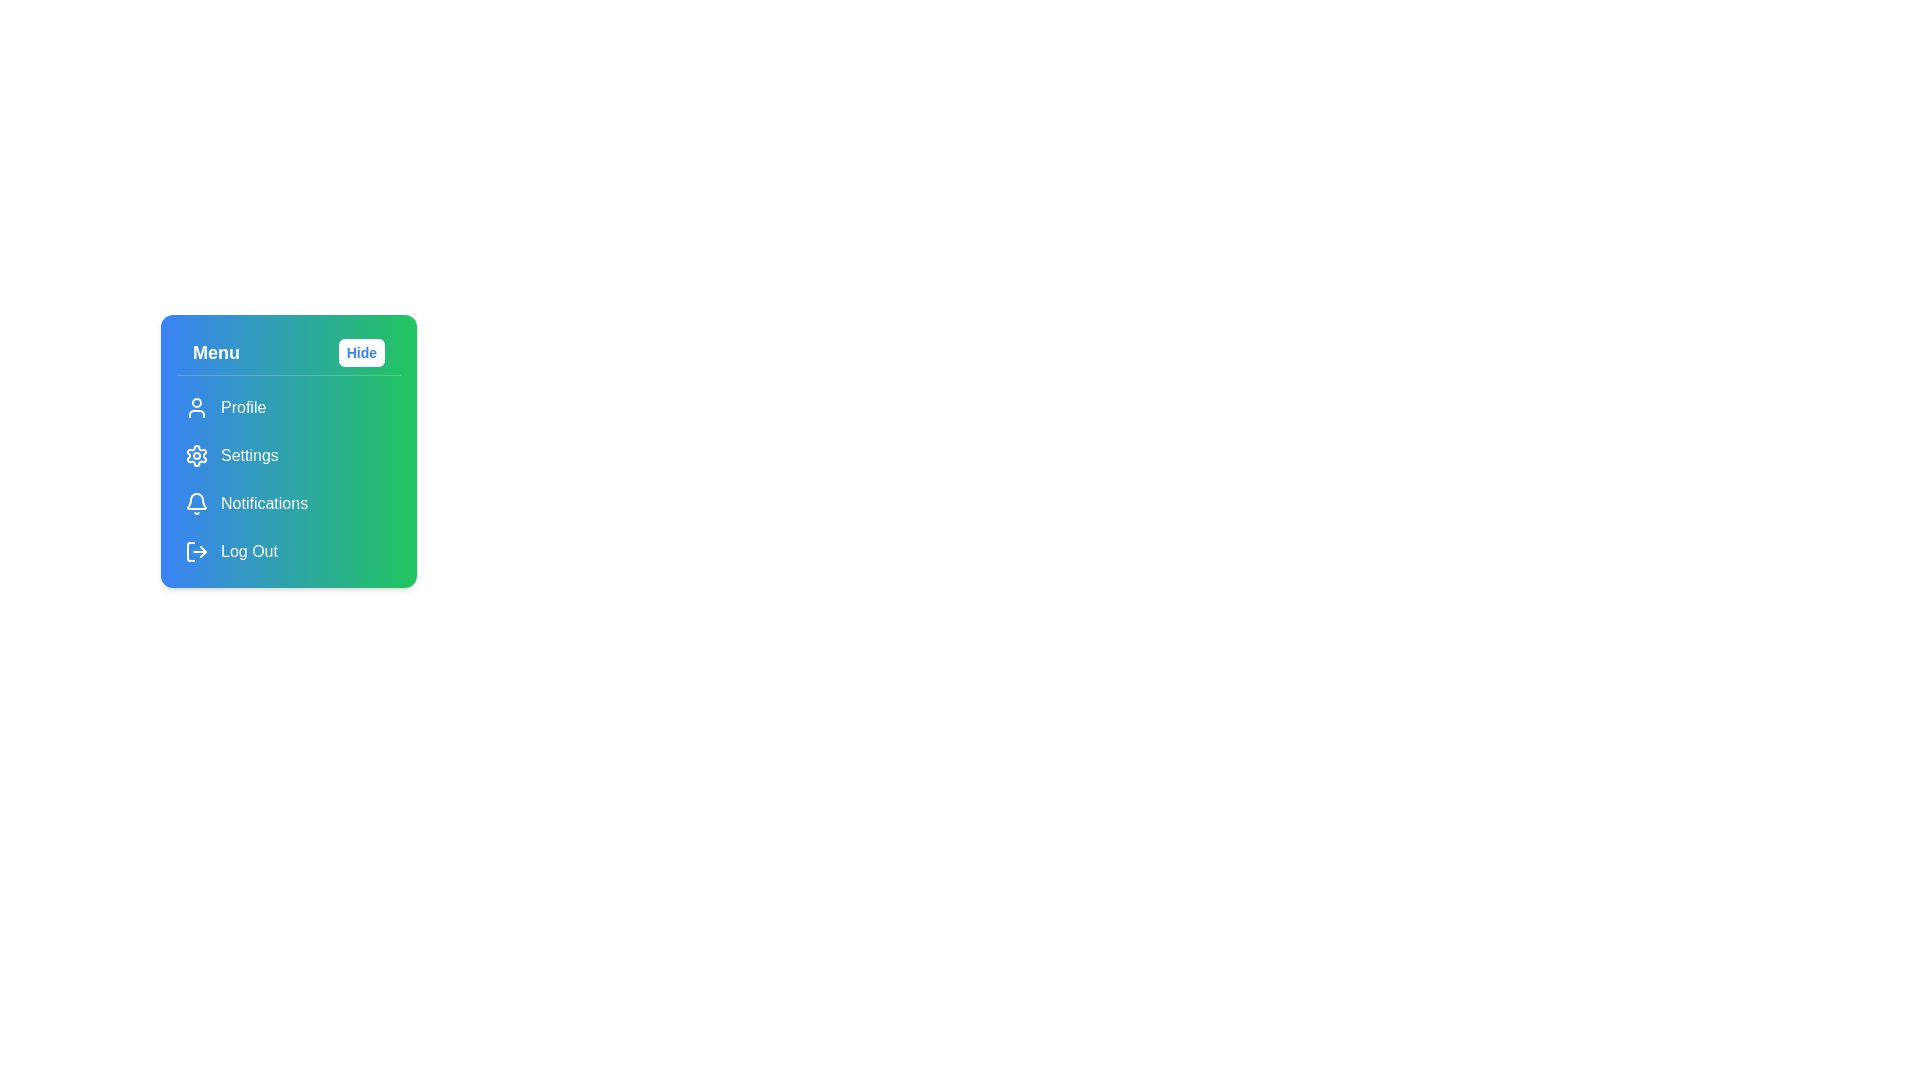 The image size is (1920, 1080). Describe the element at coordinates (263, 503) in the screenshot. I see `the 'Notifications' text label in the sidebar menu` at that location.